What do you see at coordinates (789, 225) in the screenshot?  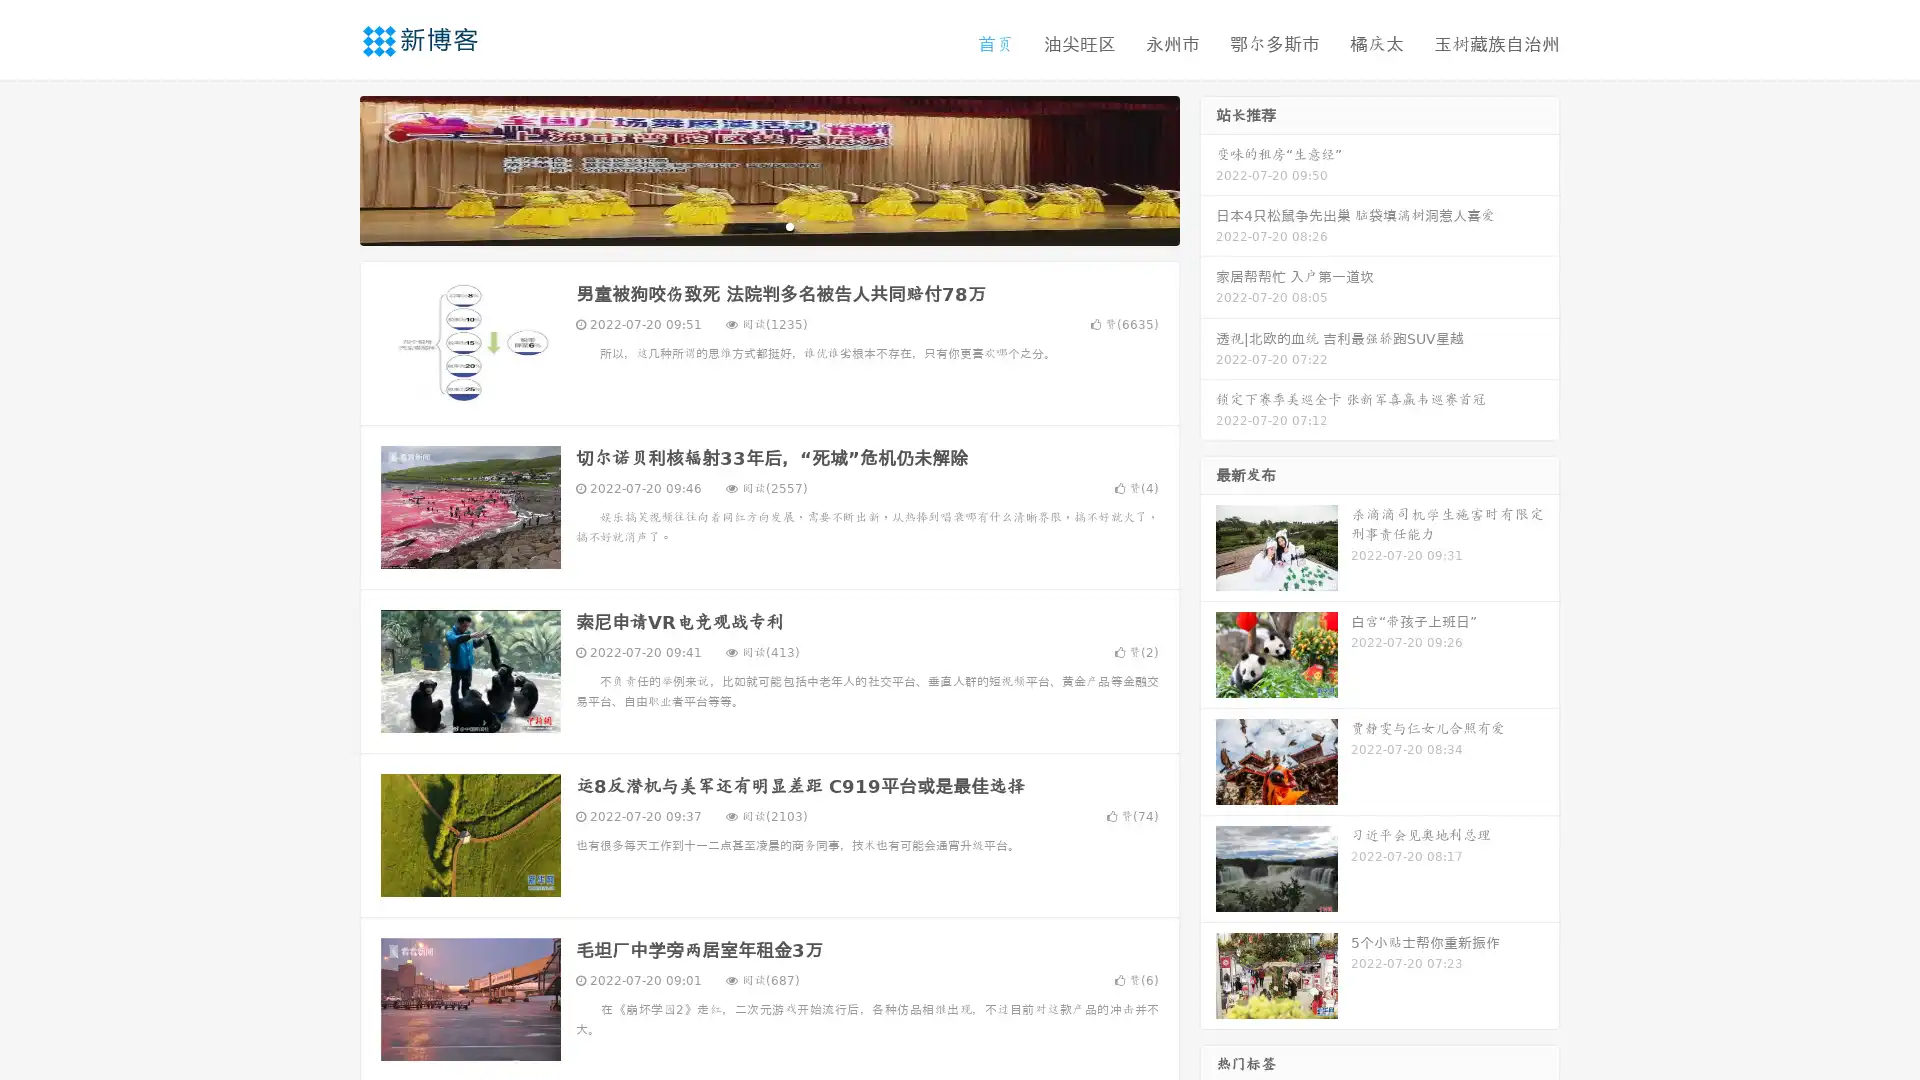 I see `Go to slide 3` at bounding box center [789, 225].